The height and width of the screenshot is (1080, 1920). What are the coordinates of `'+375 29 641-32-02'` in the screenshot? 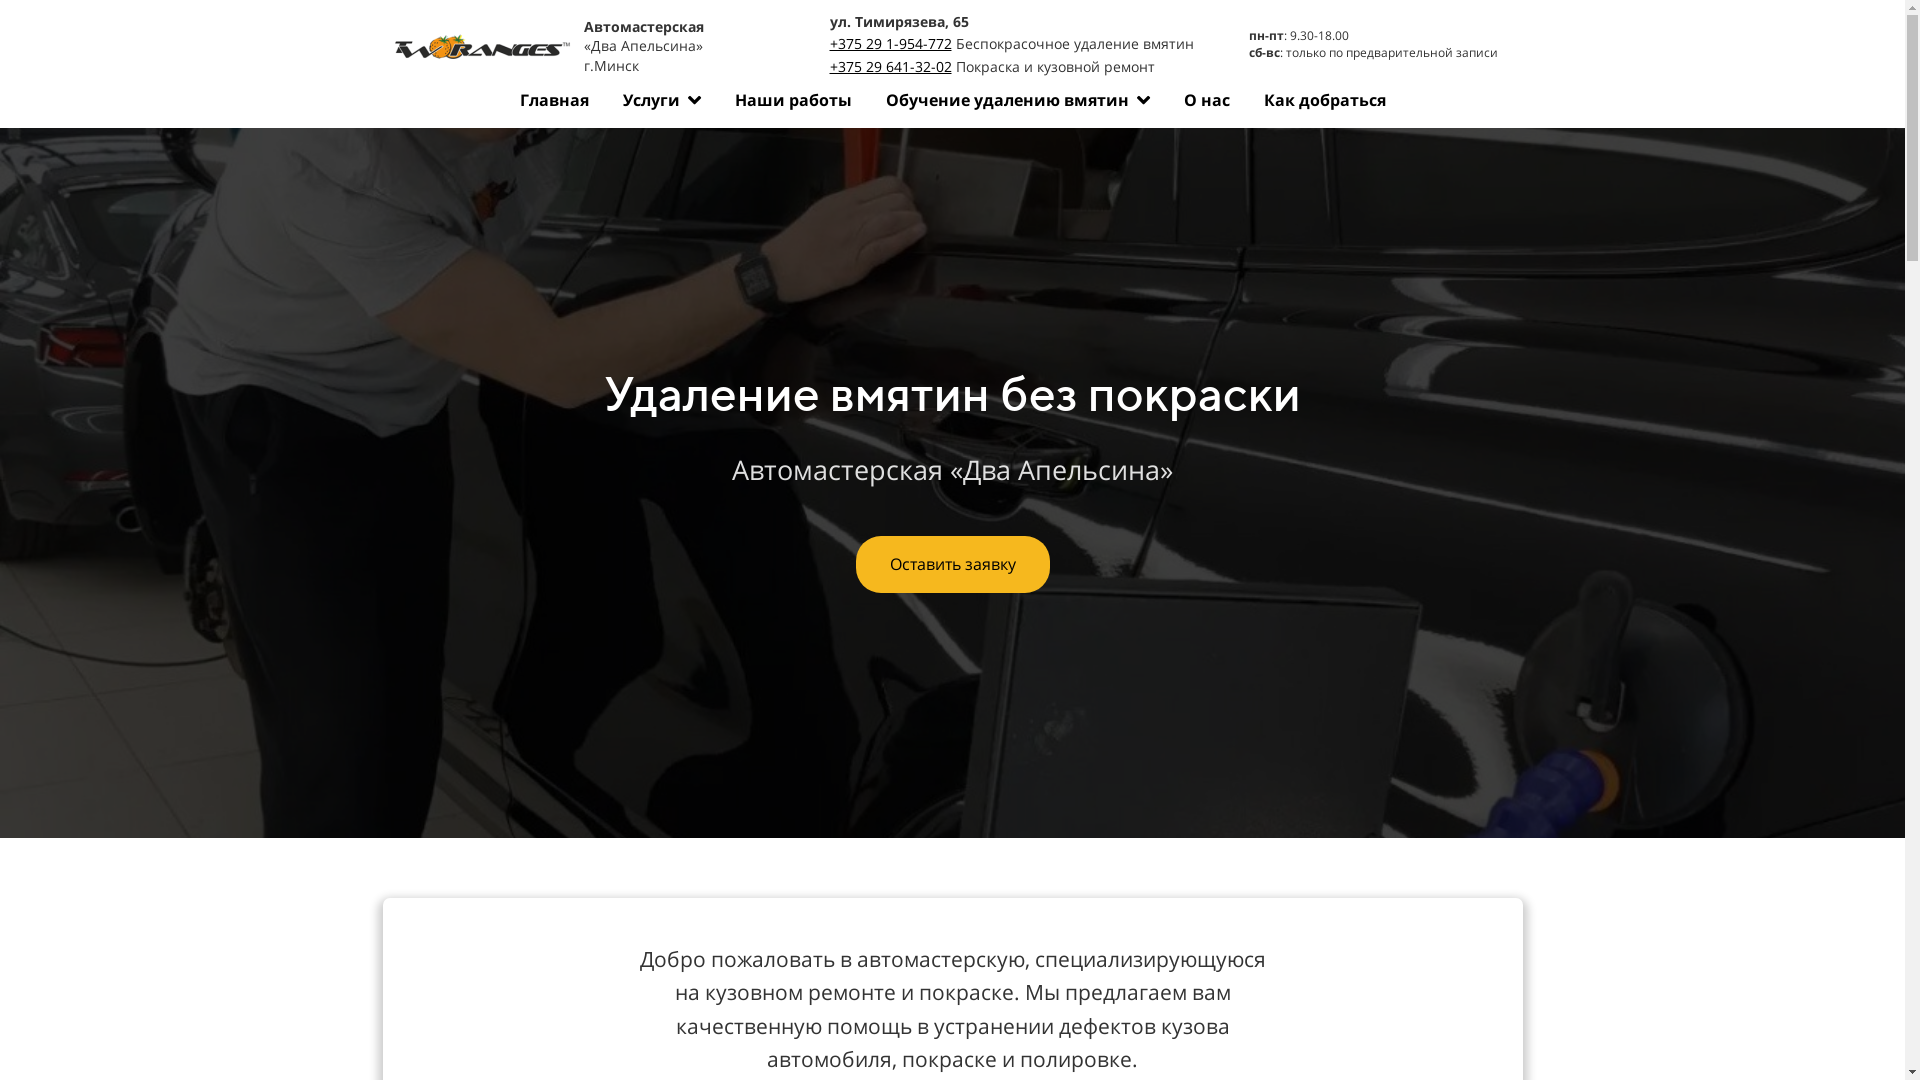 It's located at (890, 65).